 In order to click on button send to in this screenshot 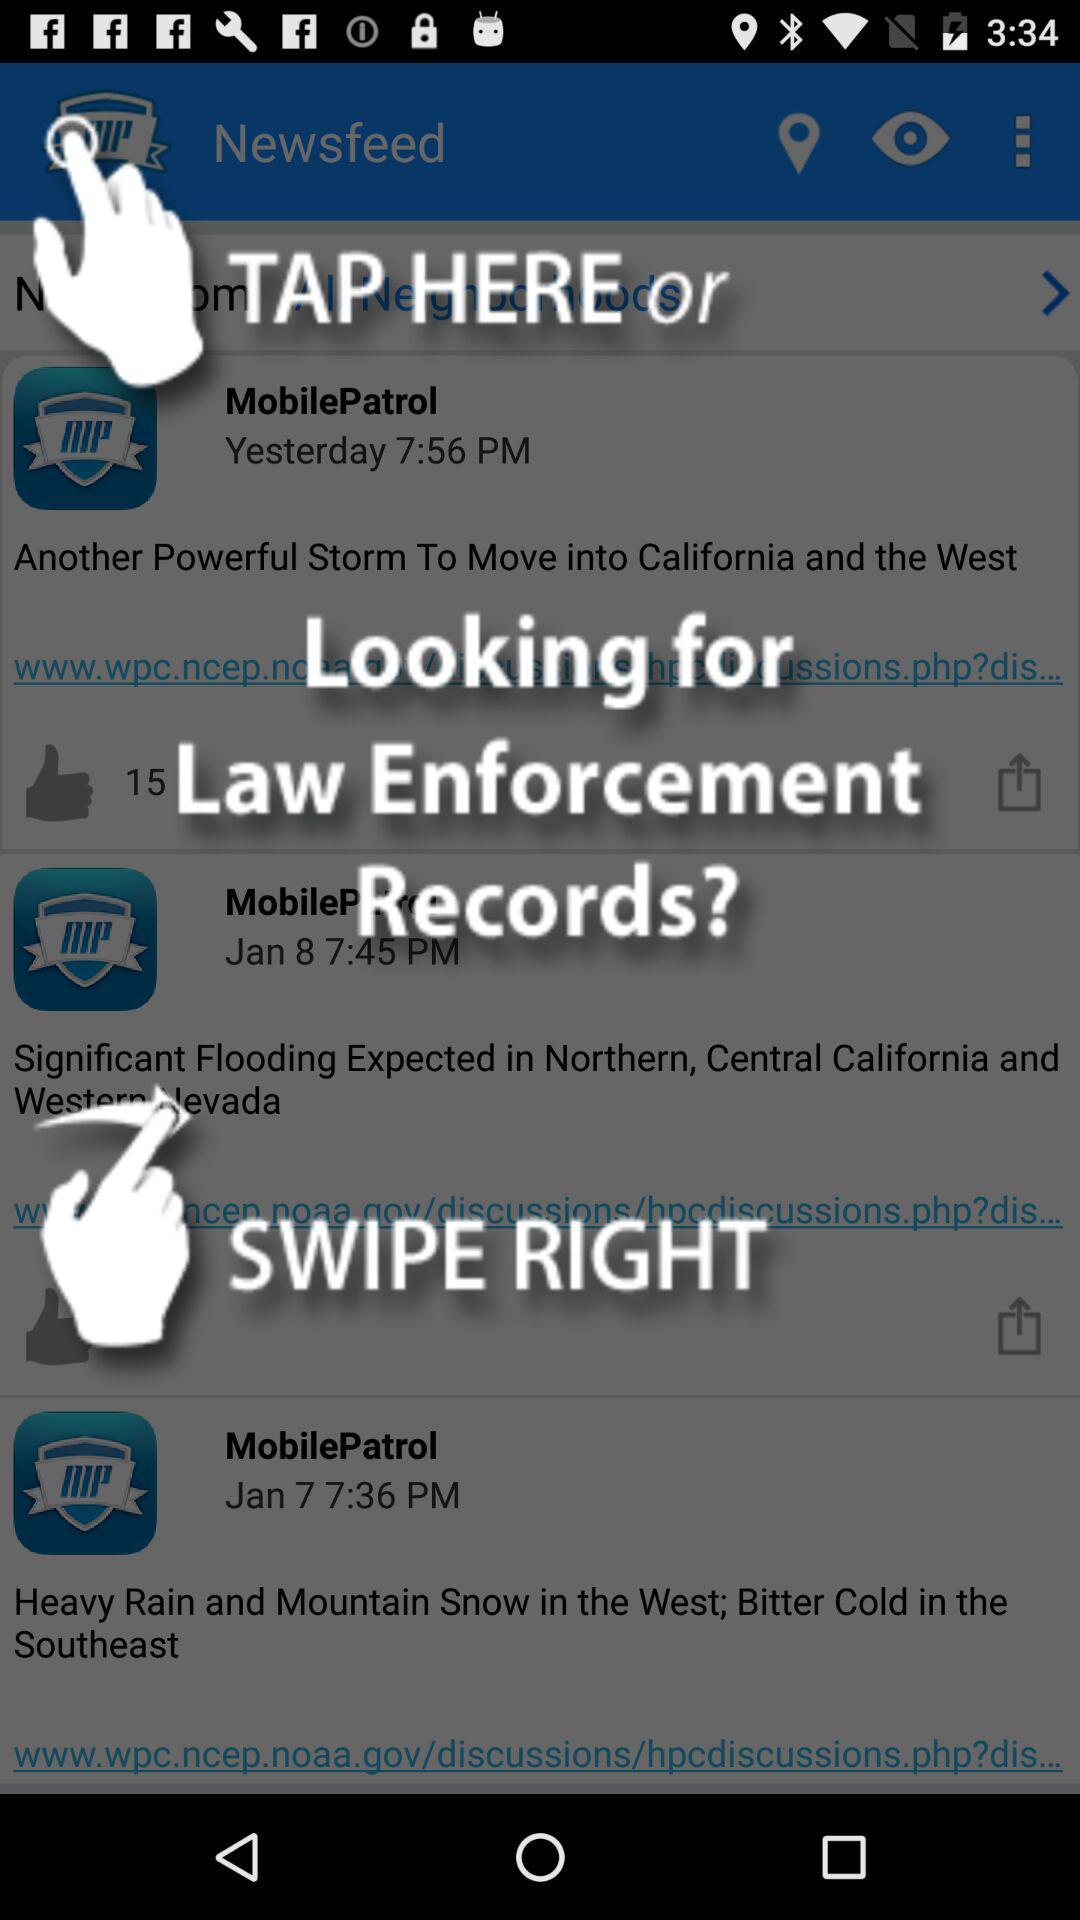, I will do `click(1020, 1324)`.